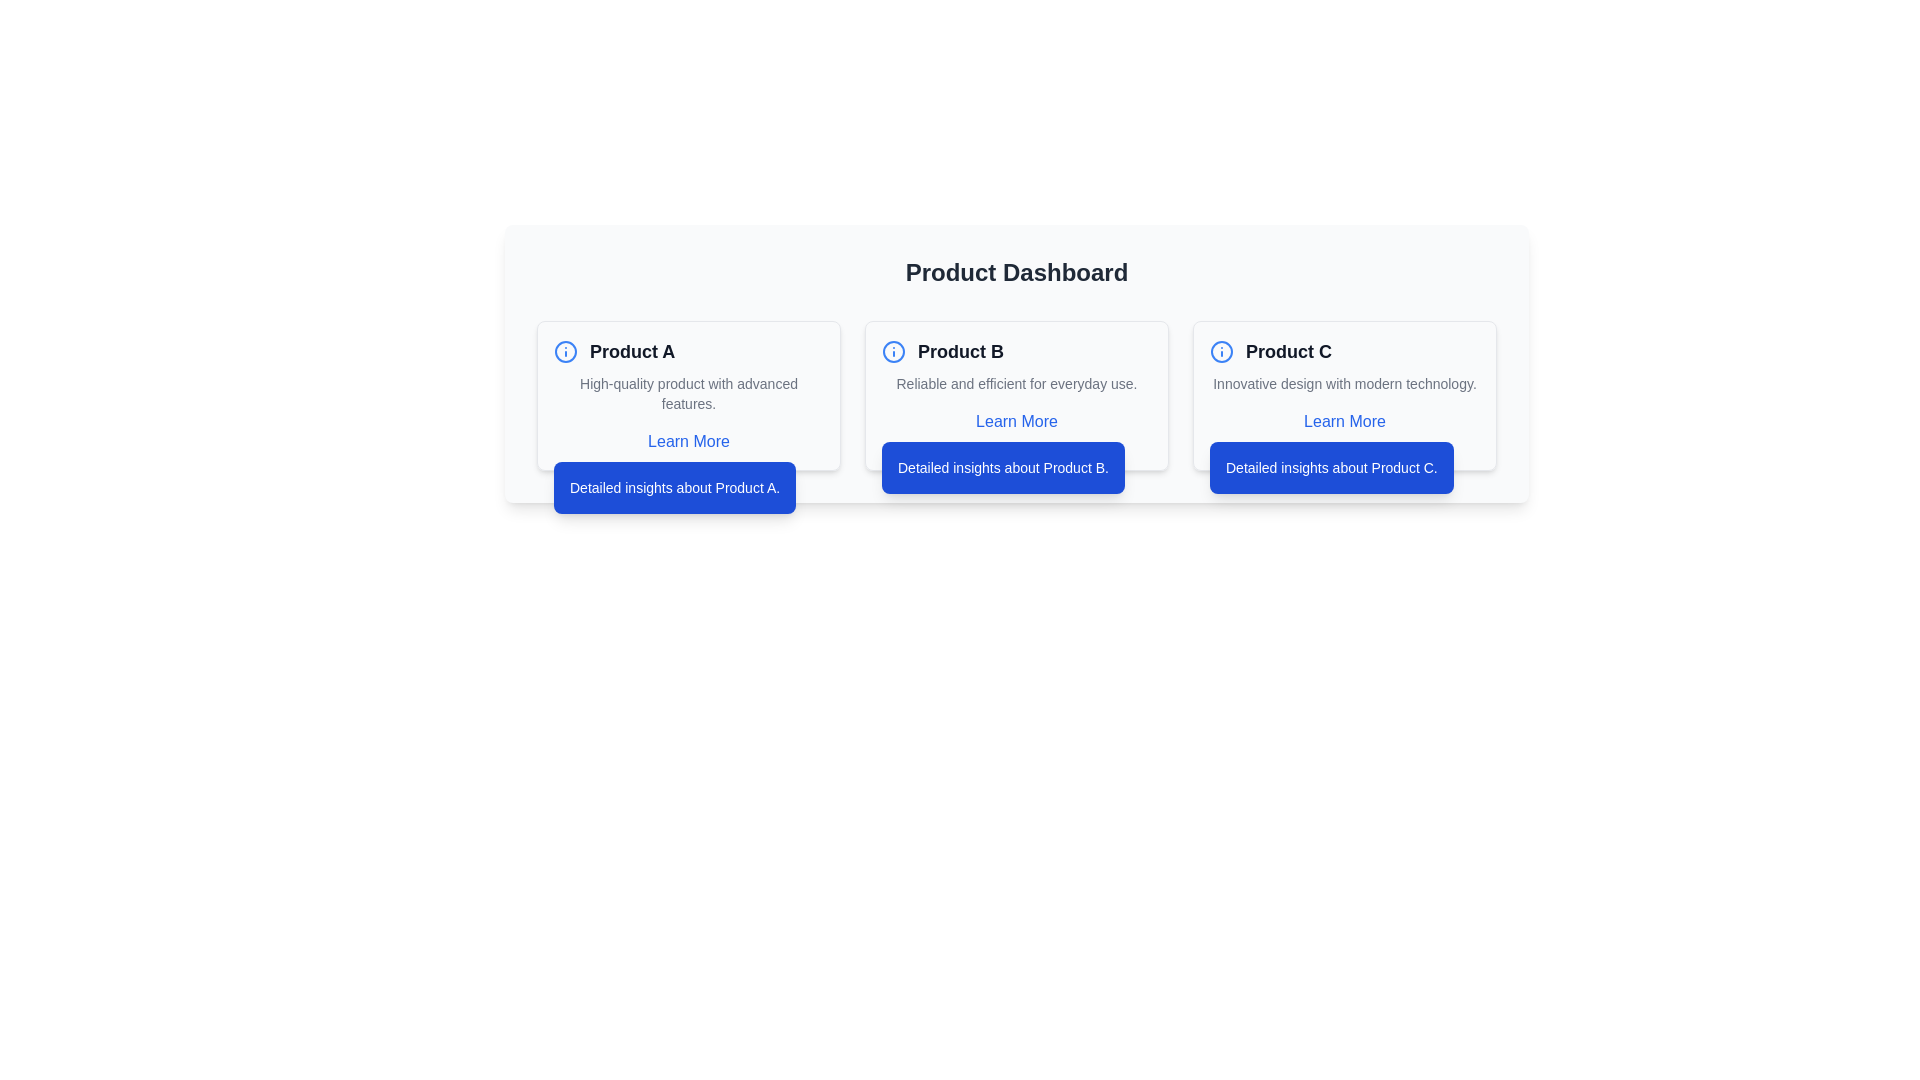 This screenshot has width=1920, height=1080. What do you see at coordinates (1017, 273) in the screenshot?
I see `the bold, large-sized heading text reading 'Product Dashboard'` at bounding box center [1017, 273].